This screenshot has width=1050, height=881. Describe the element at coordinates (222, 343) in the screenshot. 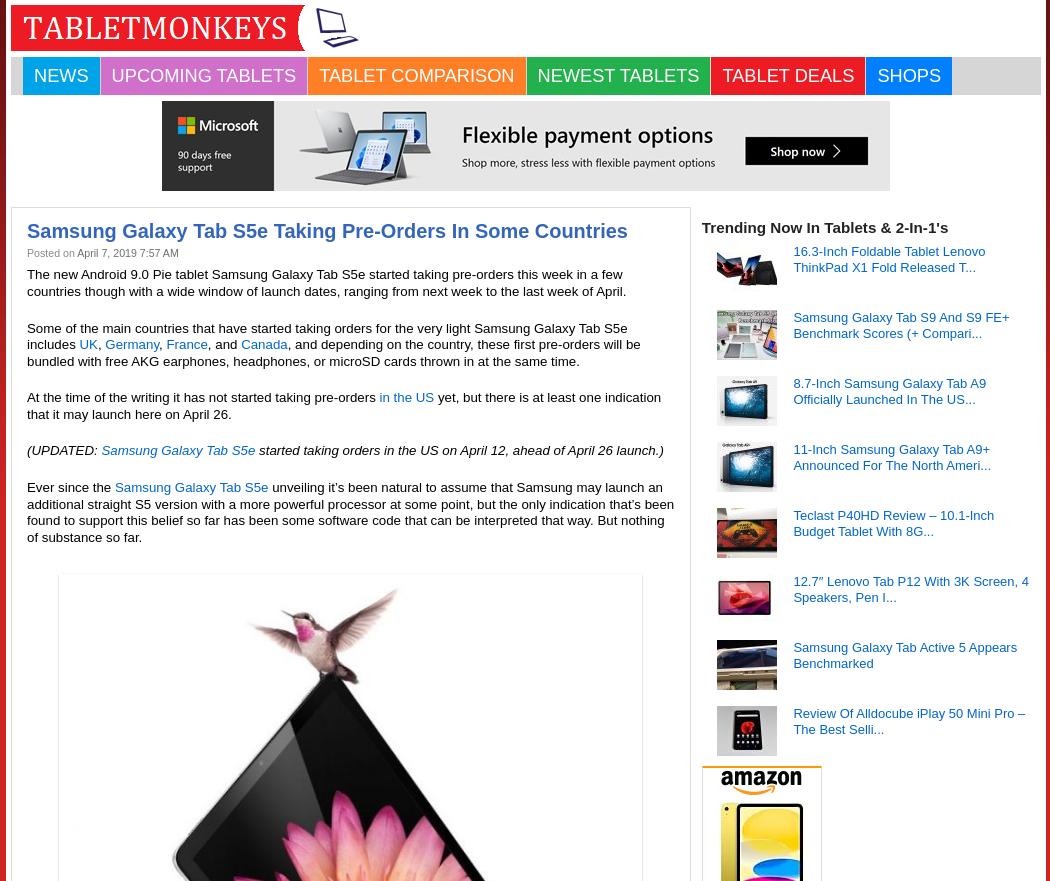

I see `', and'` at that location.